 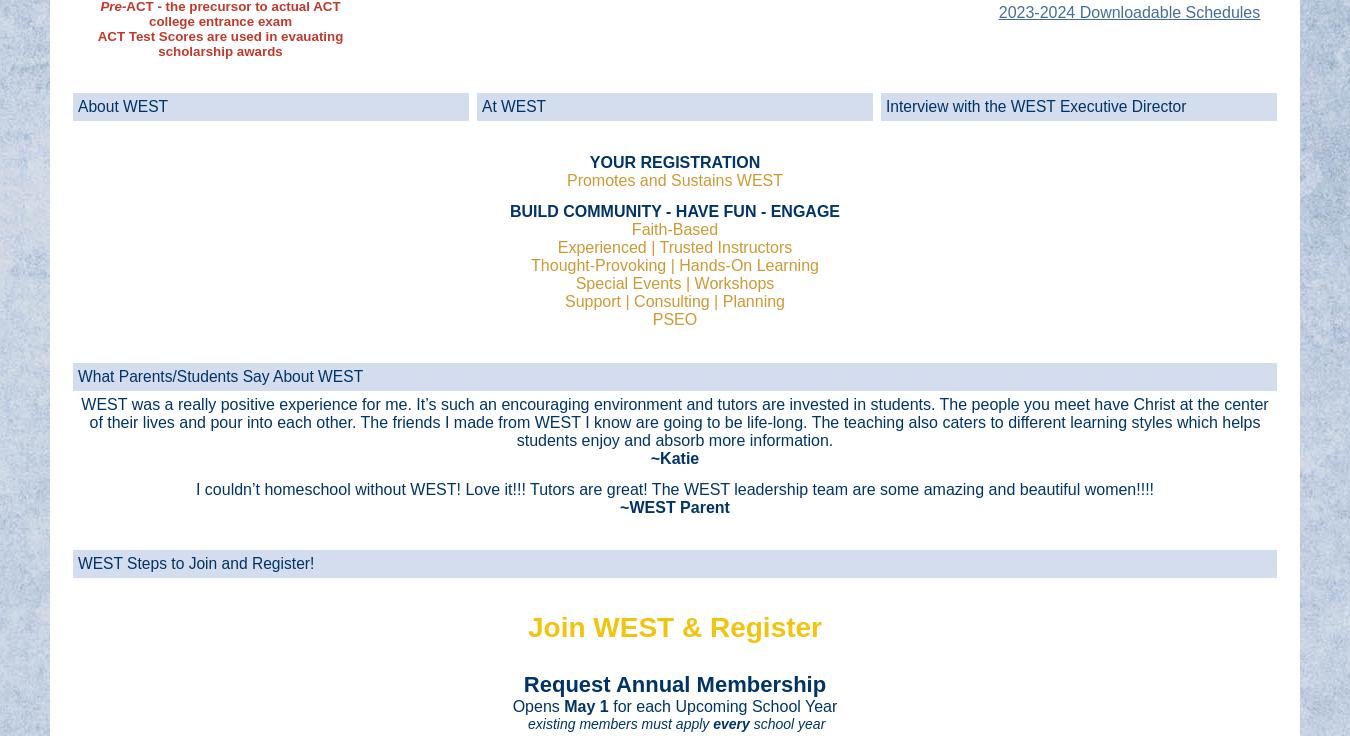 I want to click on 'for each Upcoming School Year', so click(x=723, y=705).